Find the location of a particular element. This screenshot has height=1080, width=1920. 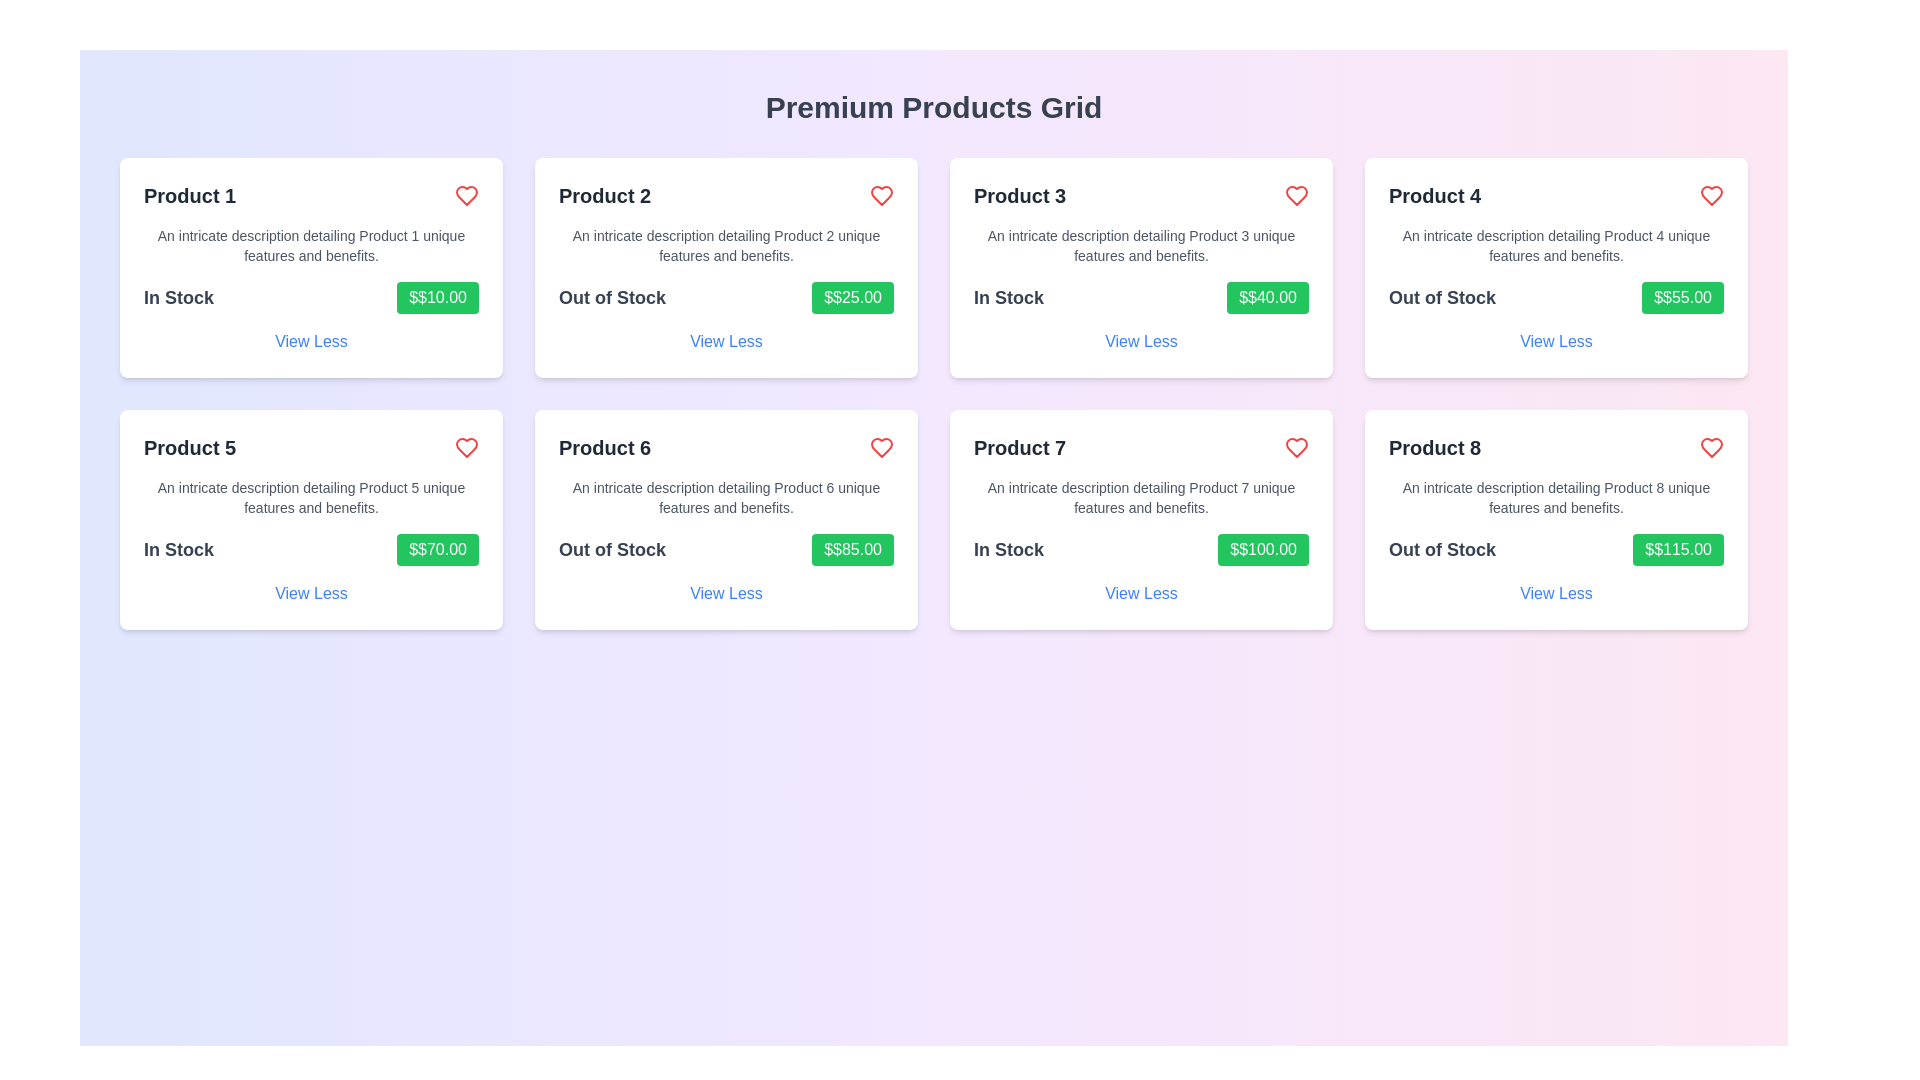

text content element that contains the description of 'Product 4', which is styled with a small font size and gray color, located below its title in the card layout is located at coordinates (1555, 245).